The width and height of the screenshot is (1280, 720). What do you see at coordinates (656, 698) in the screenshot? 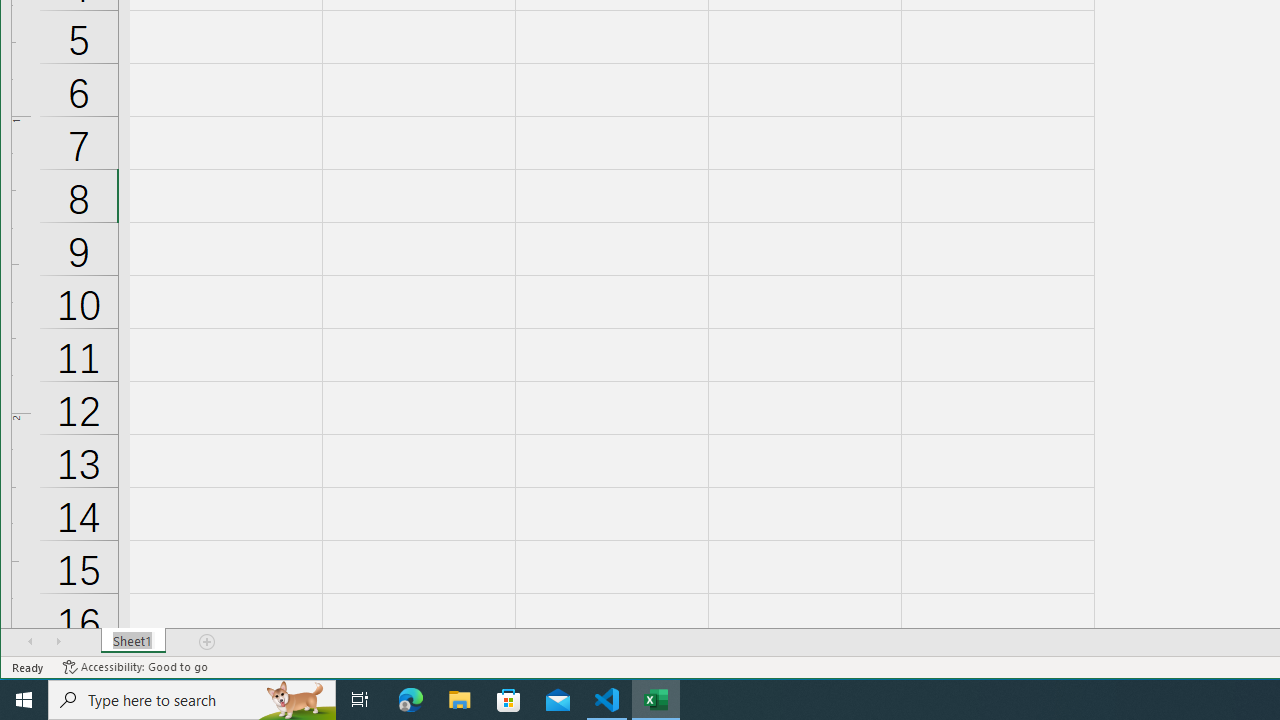
I see `'Excel - 1 running window'` at bounding box center [656, 698].